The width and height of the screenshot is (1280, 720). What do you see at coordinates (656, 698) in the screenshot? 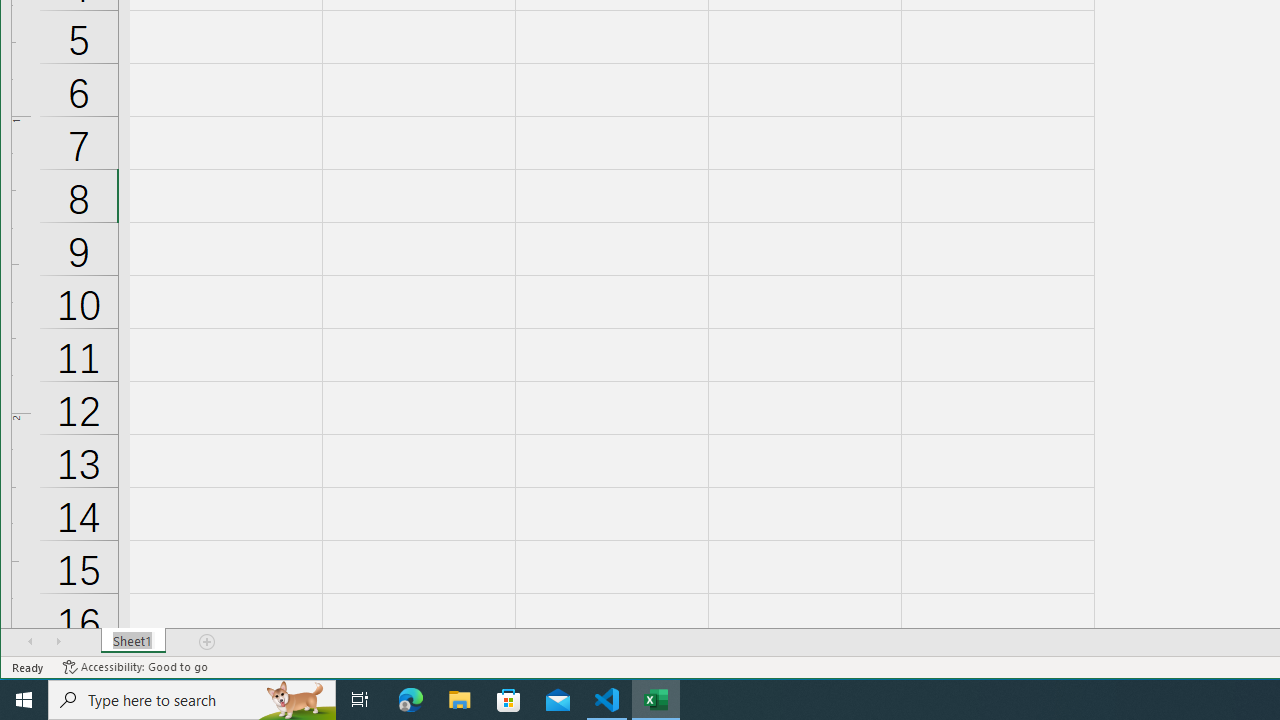
I see `'Excel - 1 running window'` at bounding box center [656, 698].